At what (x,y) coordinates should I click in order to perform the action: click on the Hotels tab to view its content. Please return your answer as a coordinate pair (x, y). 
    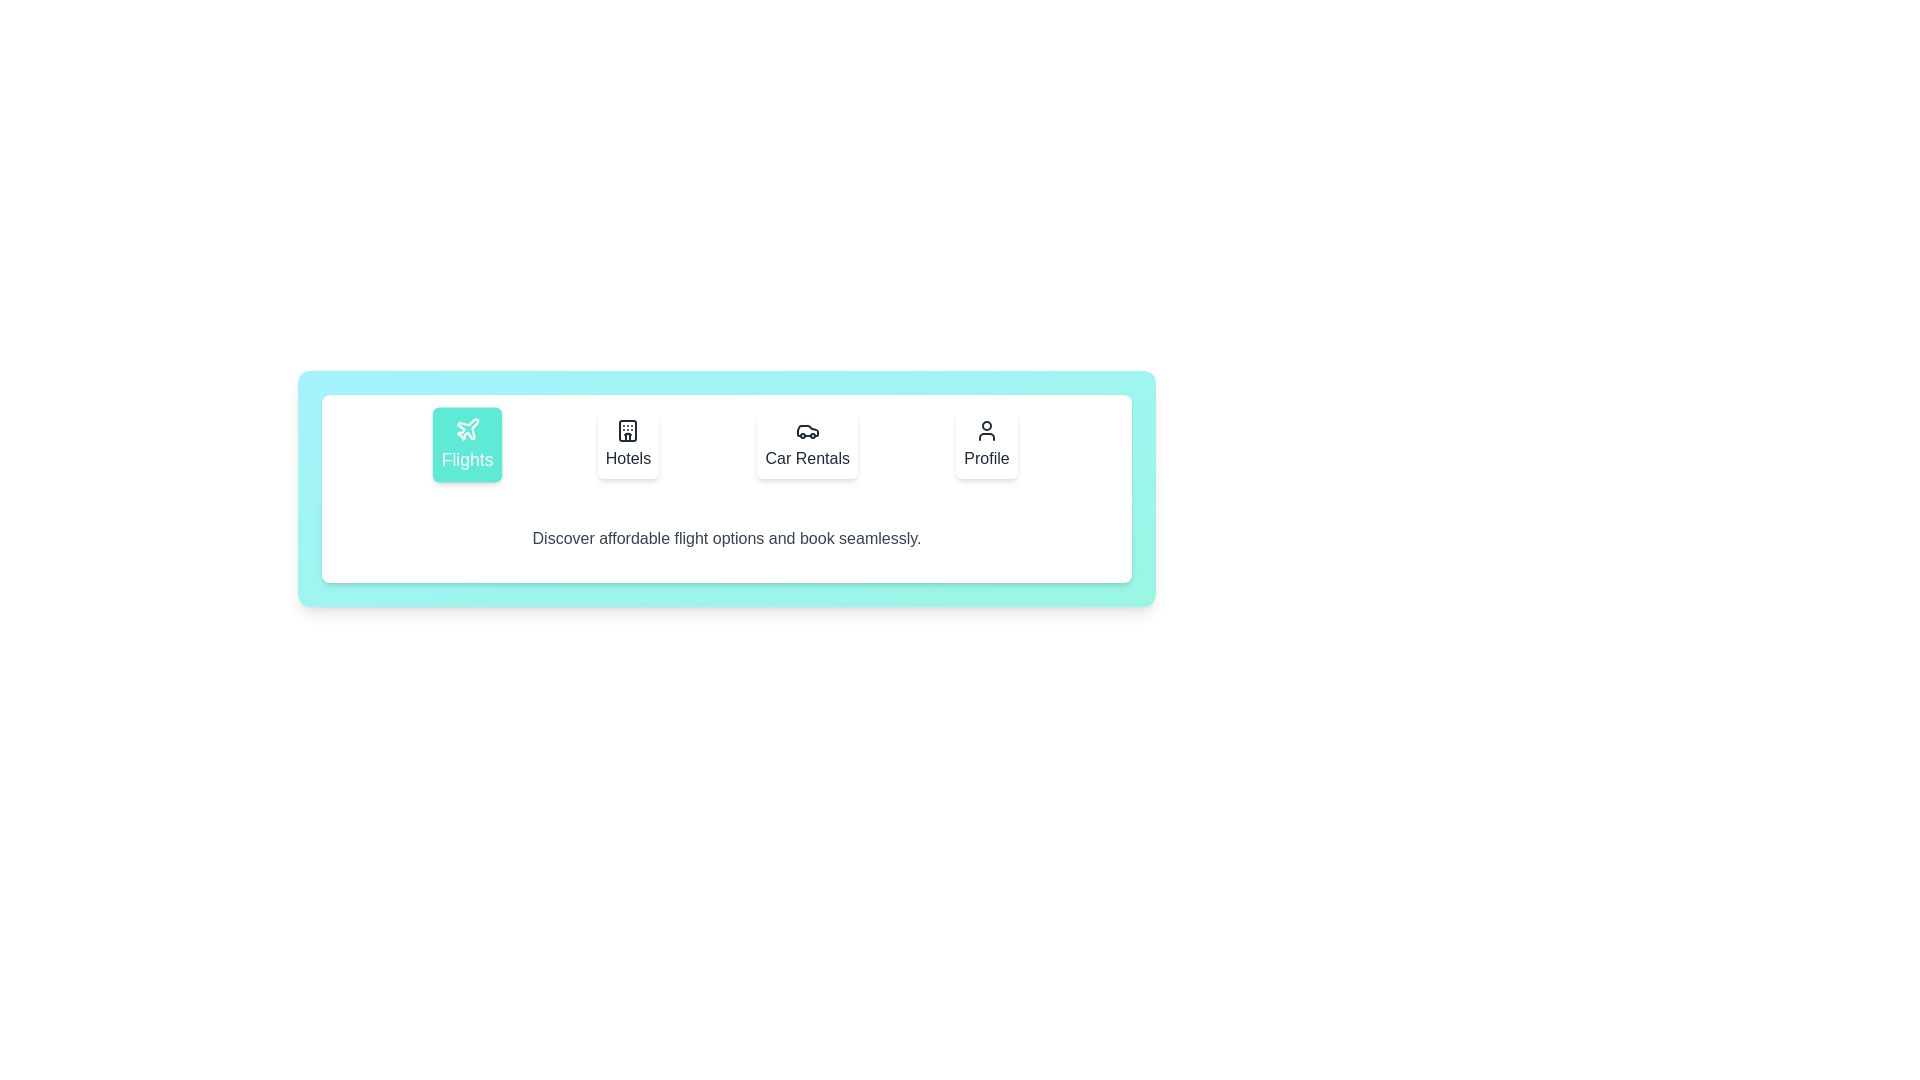
    Looking at the image, I should click on (627, 443).